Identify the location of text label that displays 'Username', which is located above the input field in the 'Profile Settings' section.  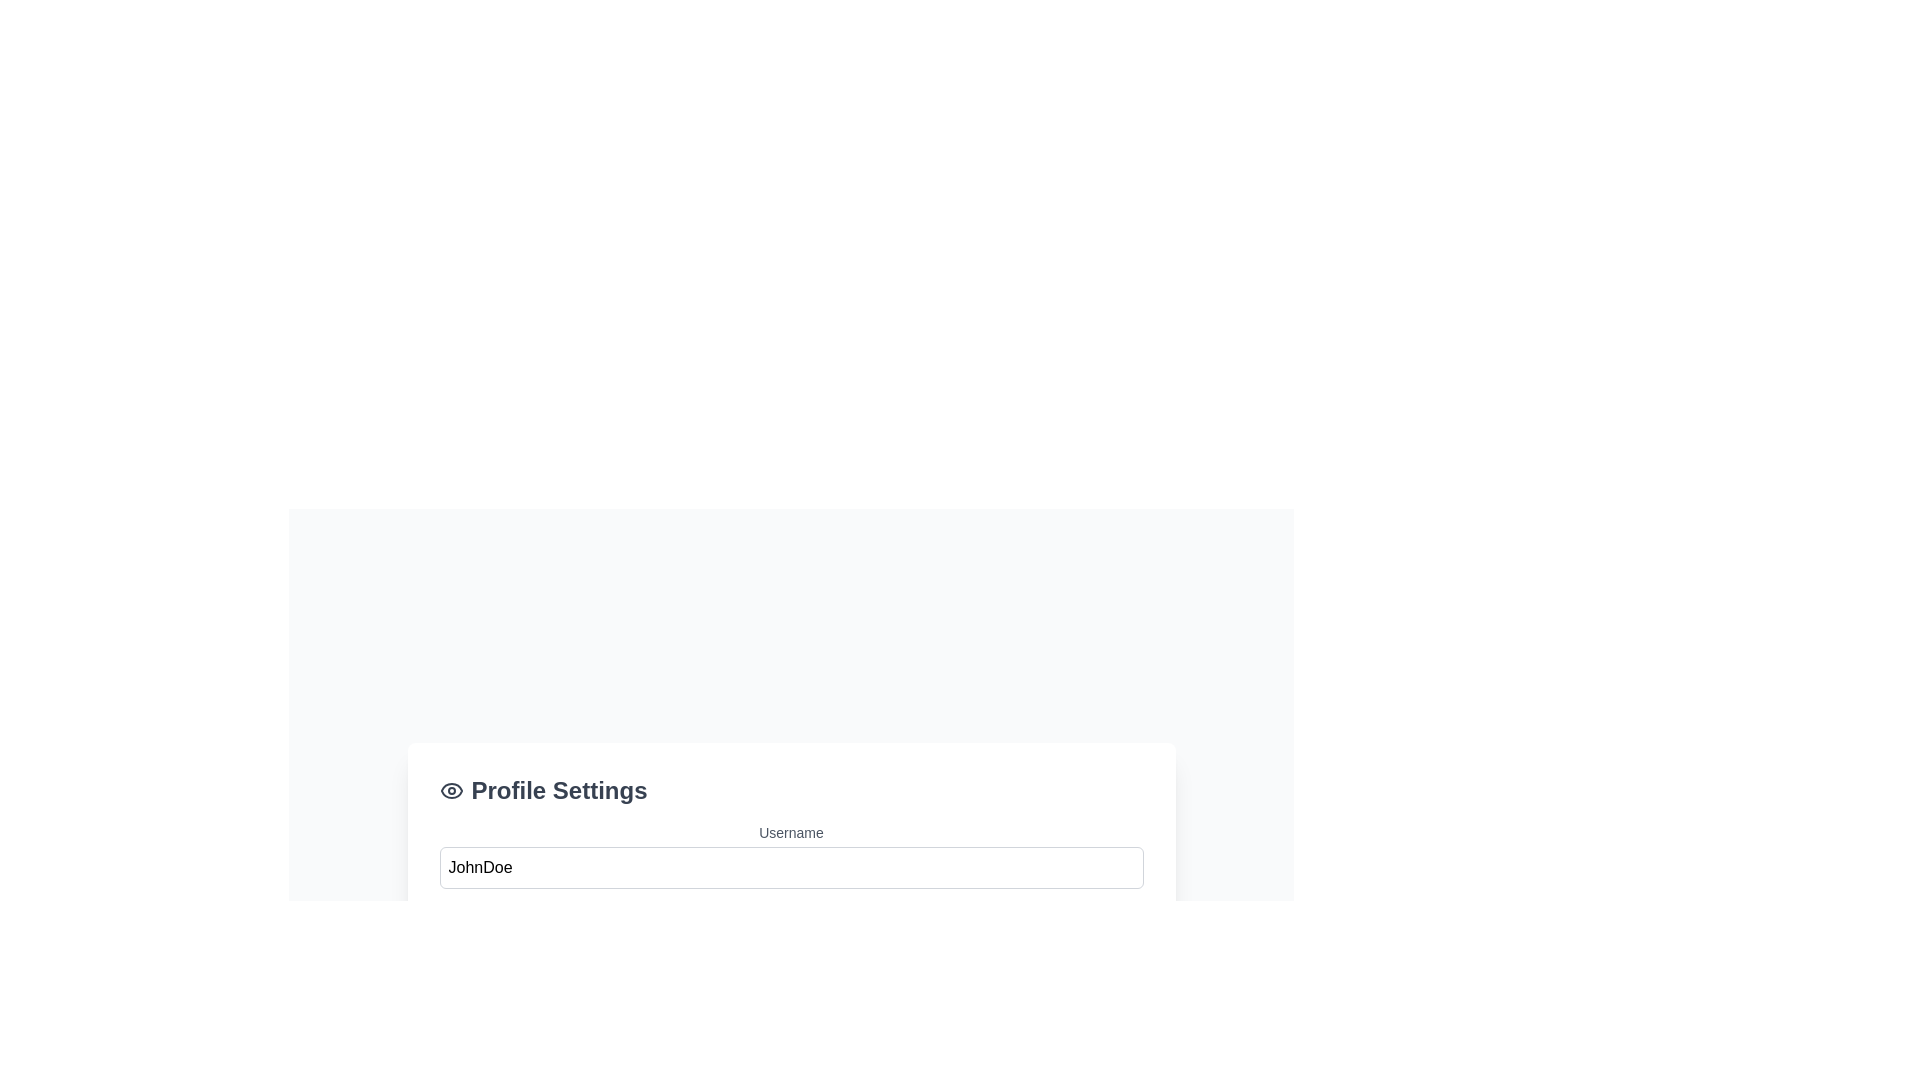
(790, 833).